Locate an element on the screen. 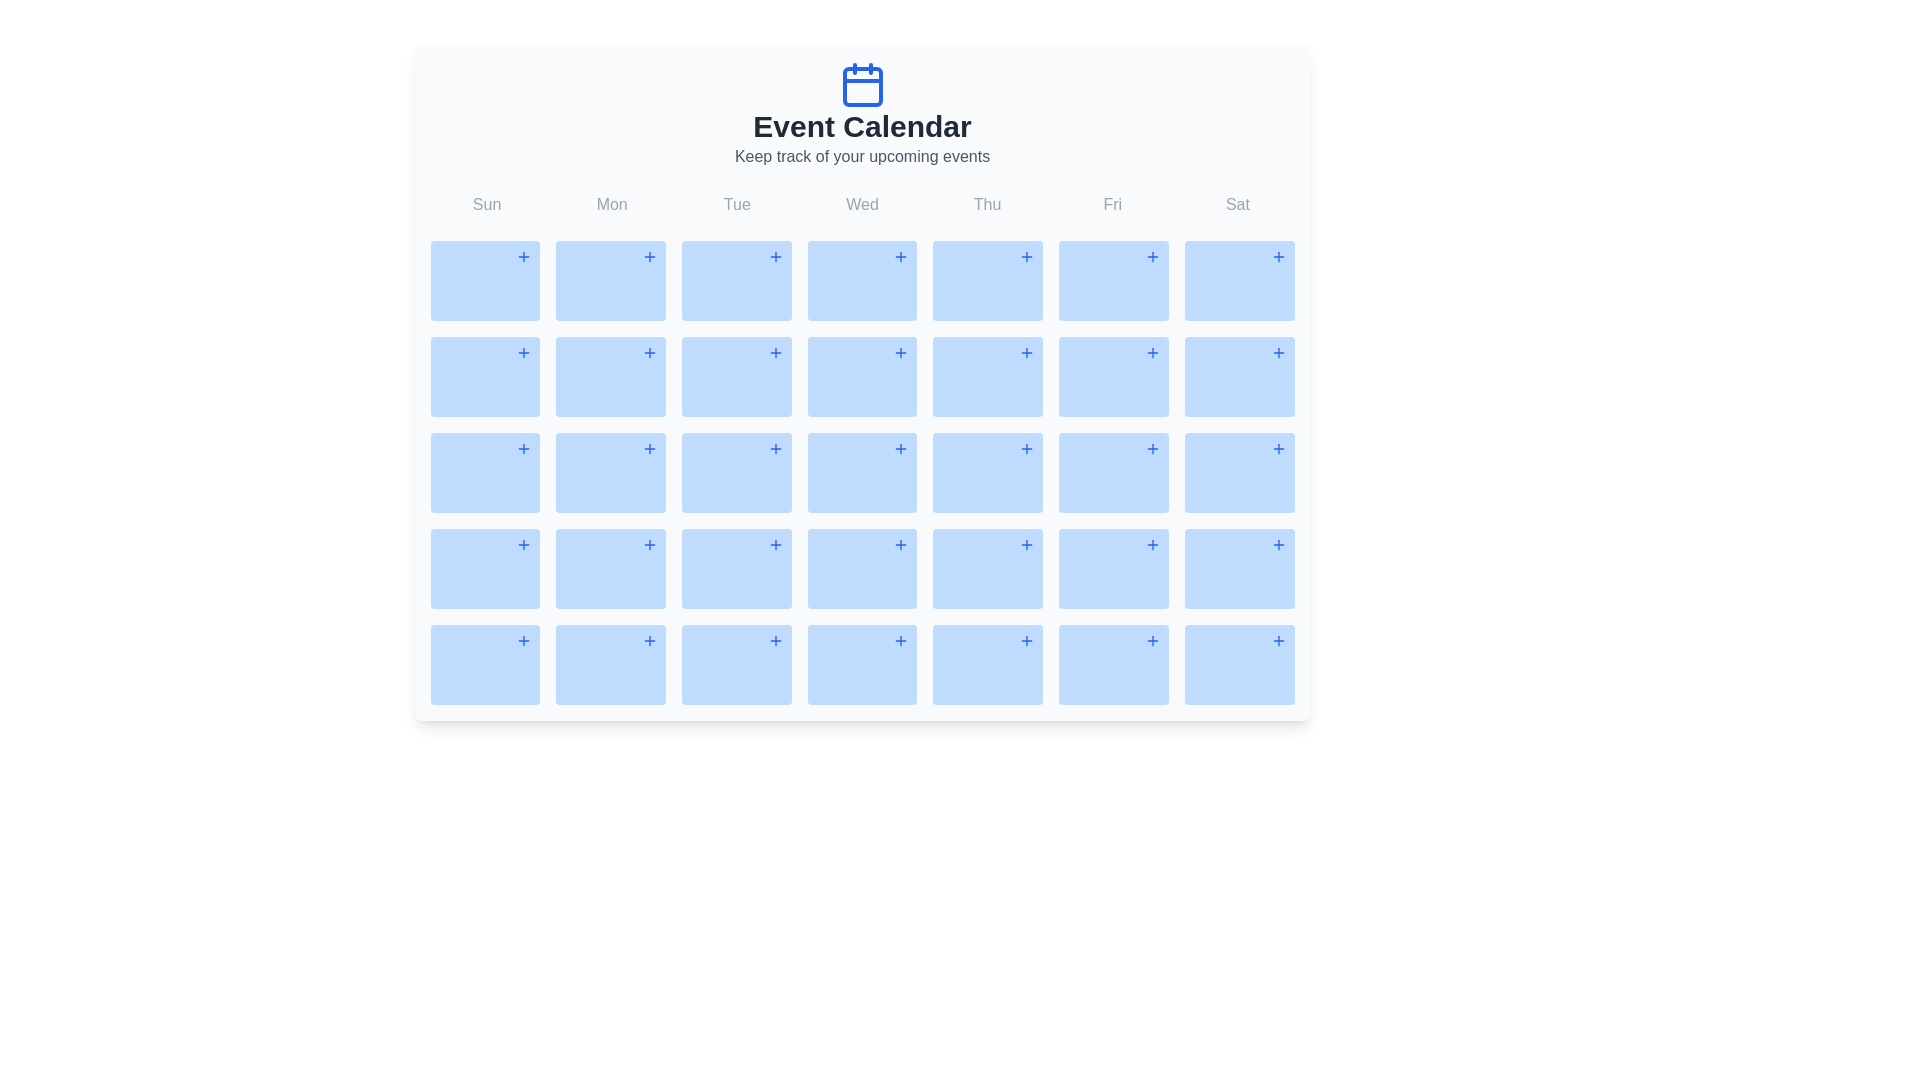 The height and width of the screenshot is (1080, 1920). the placeholder or interactive grid item located in the bottom row and second column of the grid structure by clicking on it is located at coordinates (610, 664).